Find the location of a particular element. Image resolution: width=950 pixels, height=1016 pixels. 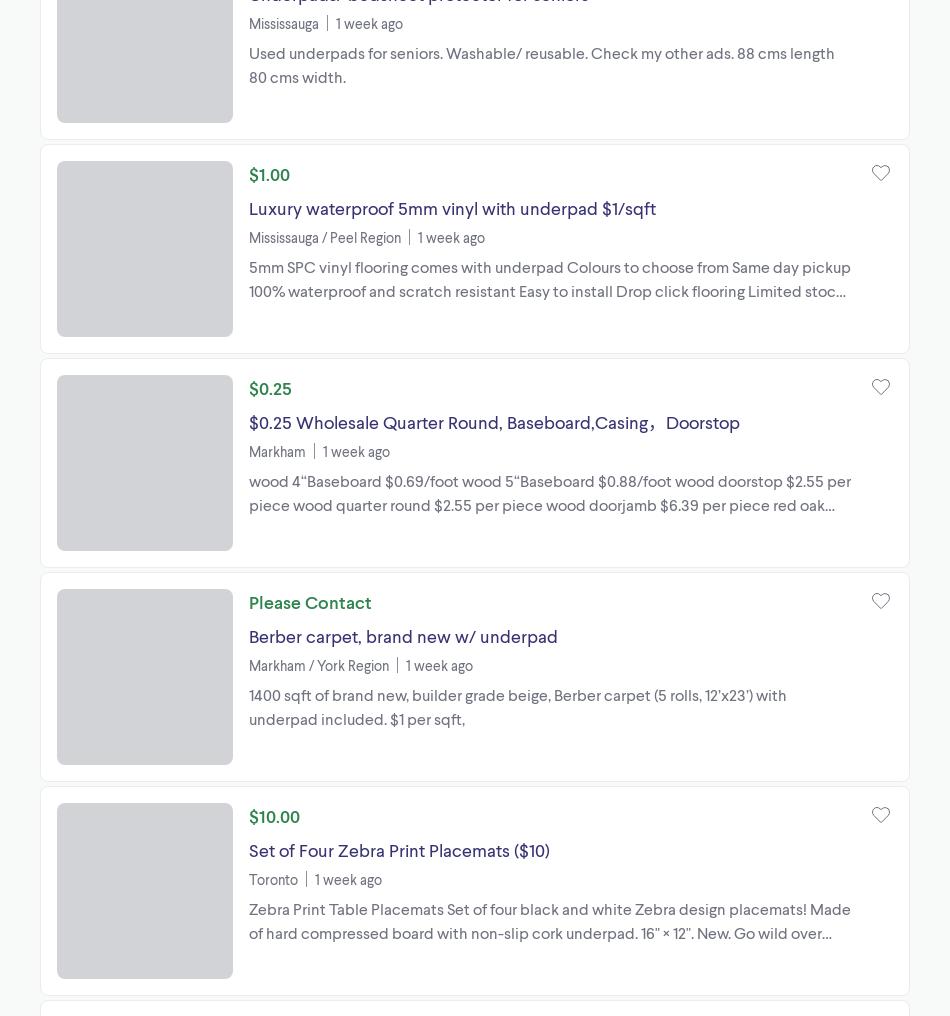

'wood 4“Baseboard $0.69/foot wood 5“Baseboard $0.88/foot wood doorstop $2.55 per piece wood quarter round $2.55 per piece wood doorjamb $6.39 per piece red oak Handrail starts from $5.30/foot 3mm ...' is located at coordinates (549, 503).